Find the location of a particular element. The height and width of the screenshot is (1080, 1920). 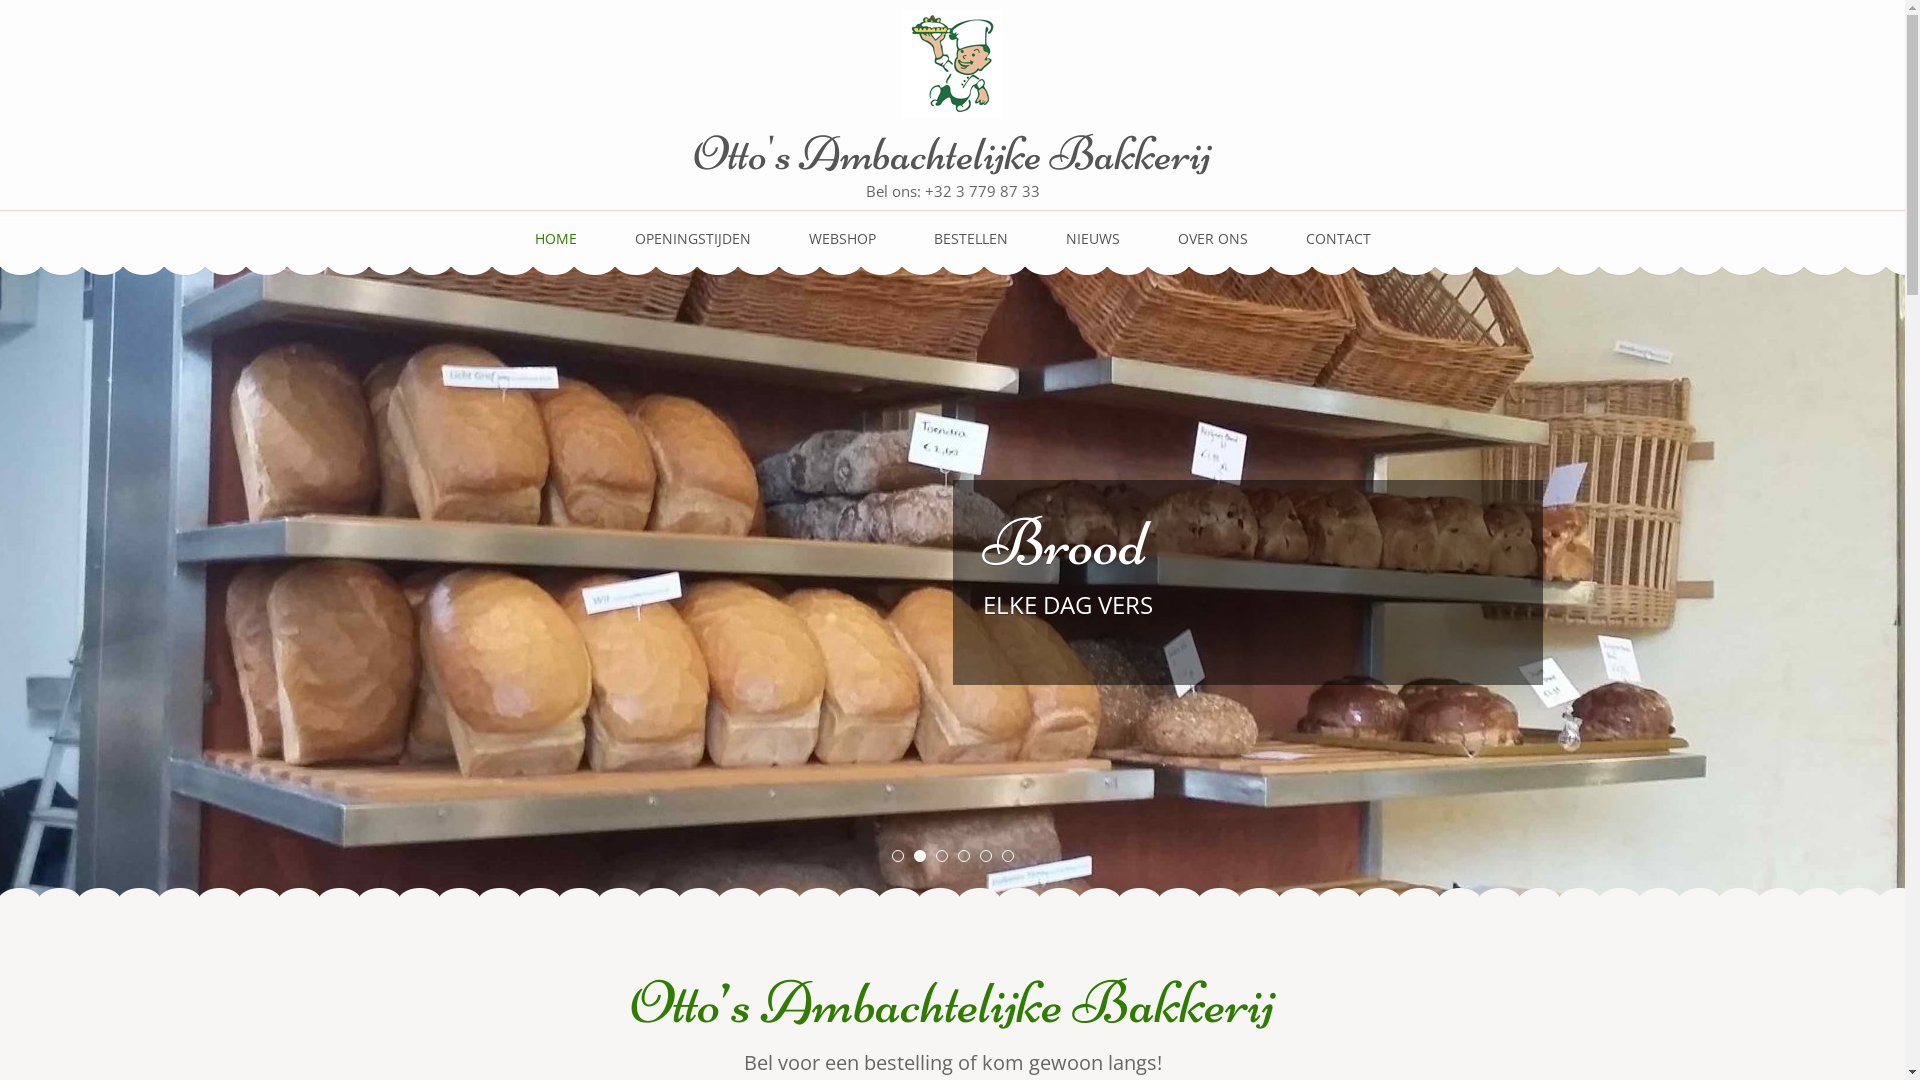

'BESTELLEN' is located at coordinates (970, 246).